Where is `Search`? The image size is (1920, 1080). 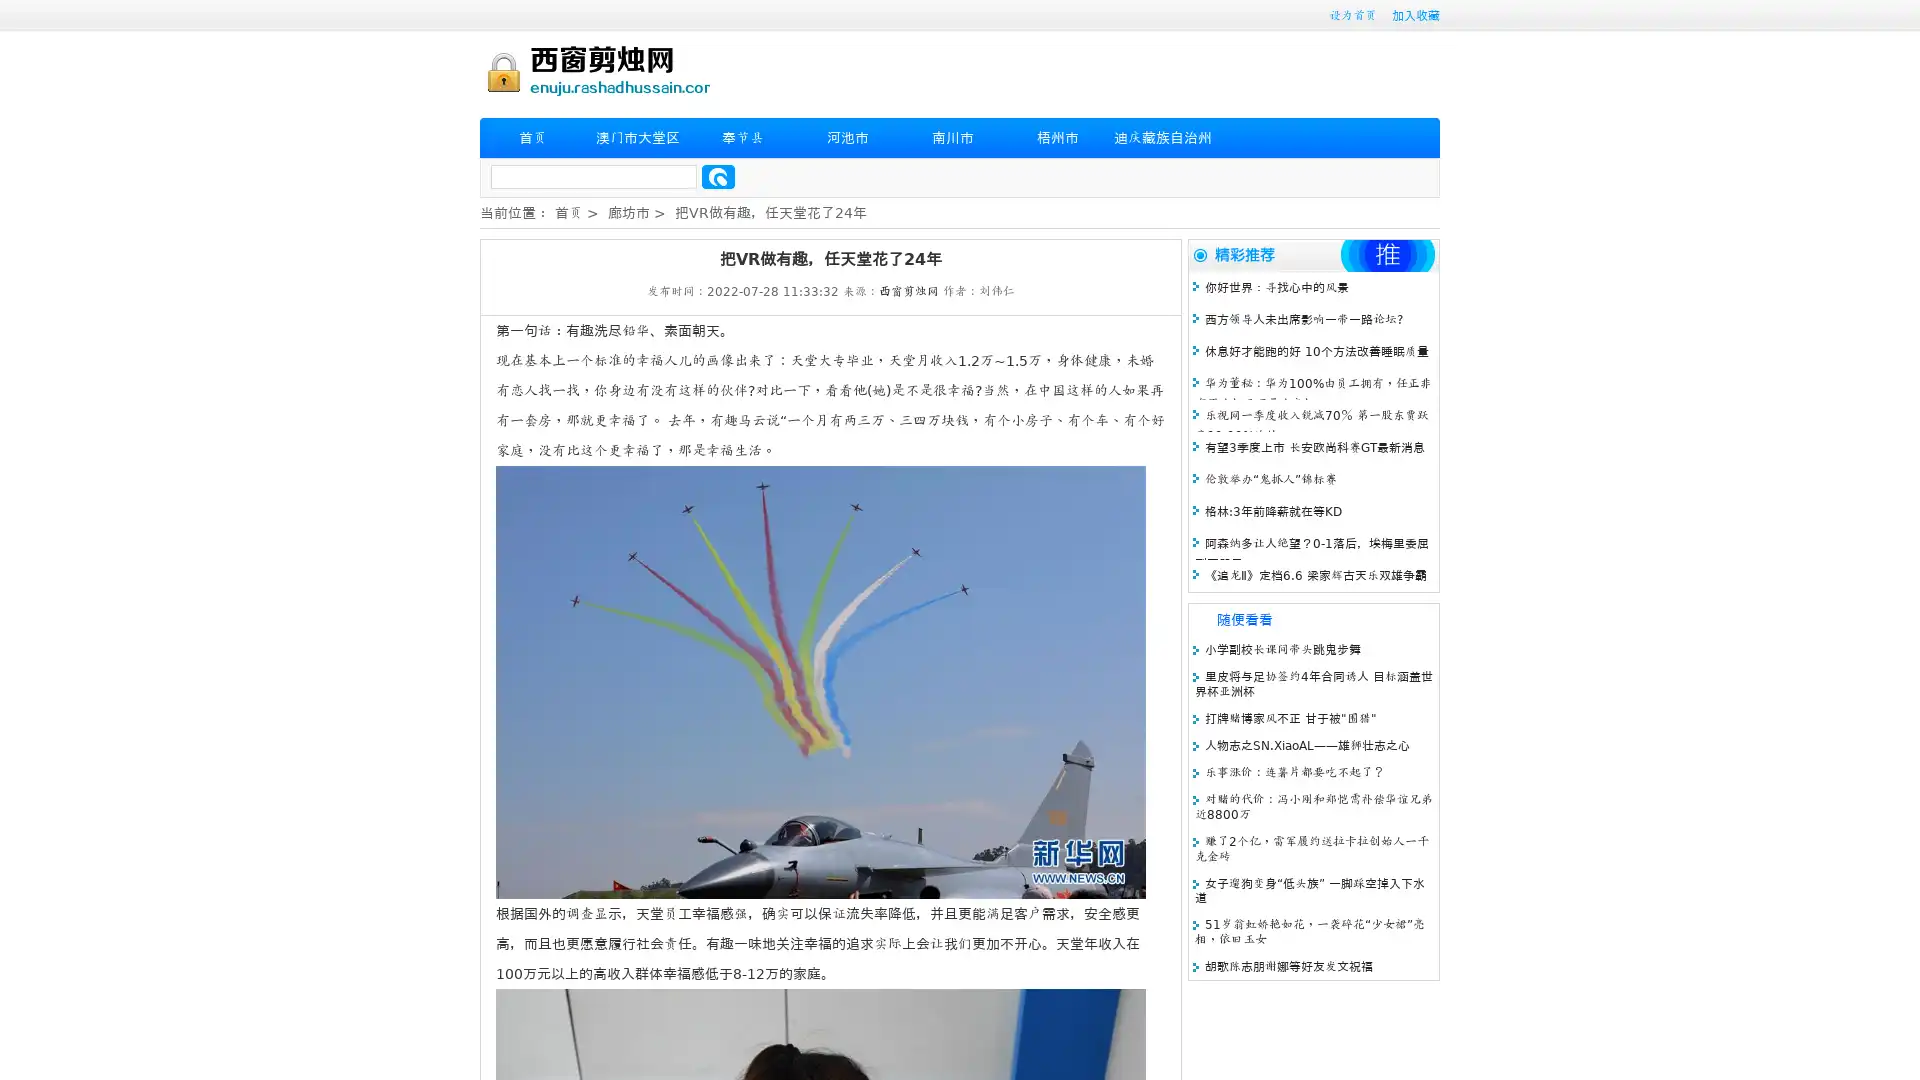 Search is located at coordinates (718, 176).